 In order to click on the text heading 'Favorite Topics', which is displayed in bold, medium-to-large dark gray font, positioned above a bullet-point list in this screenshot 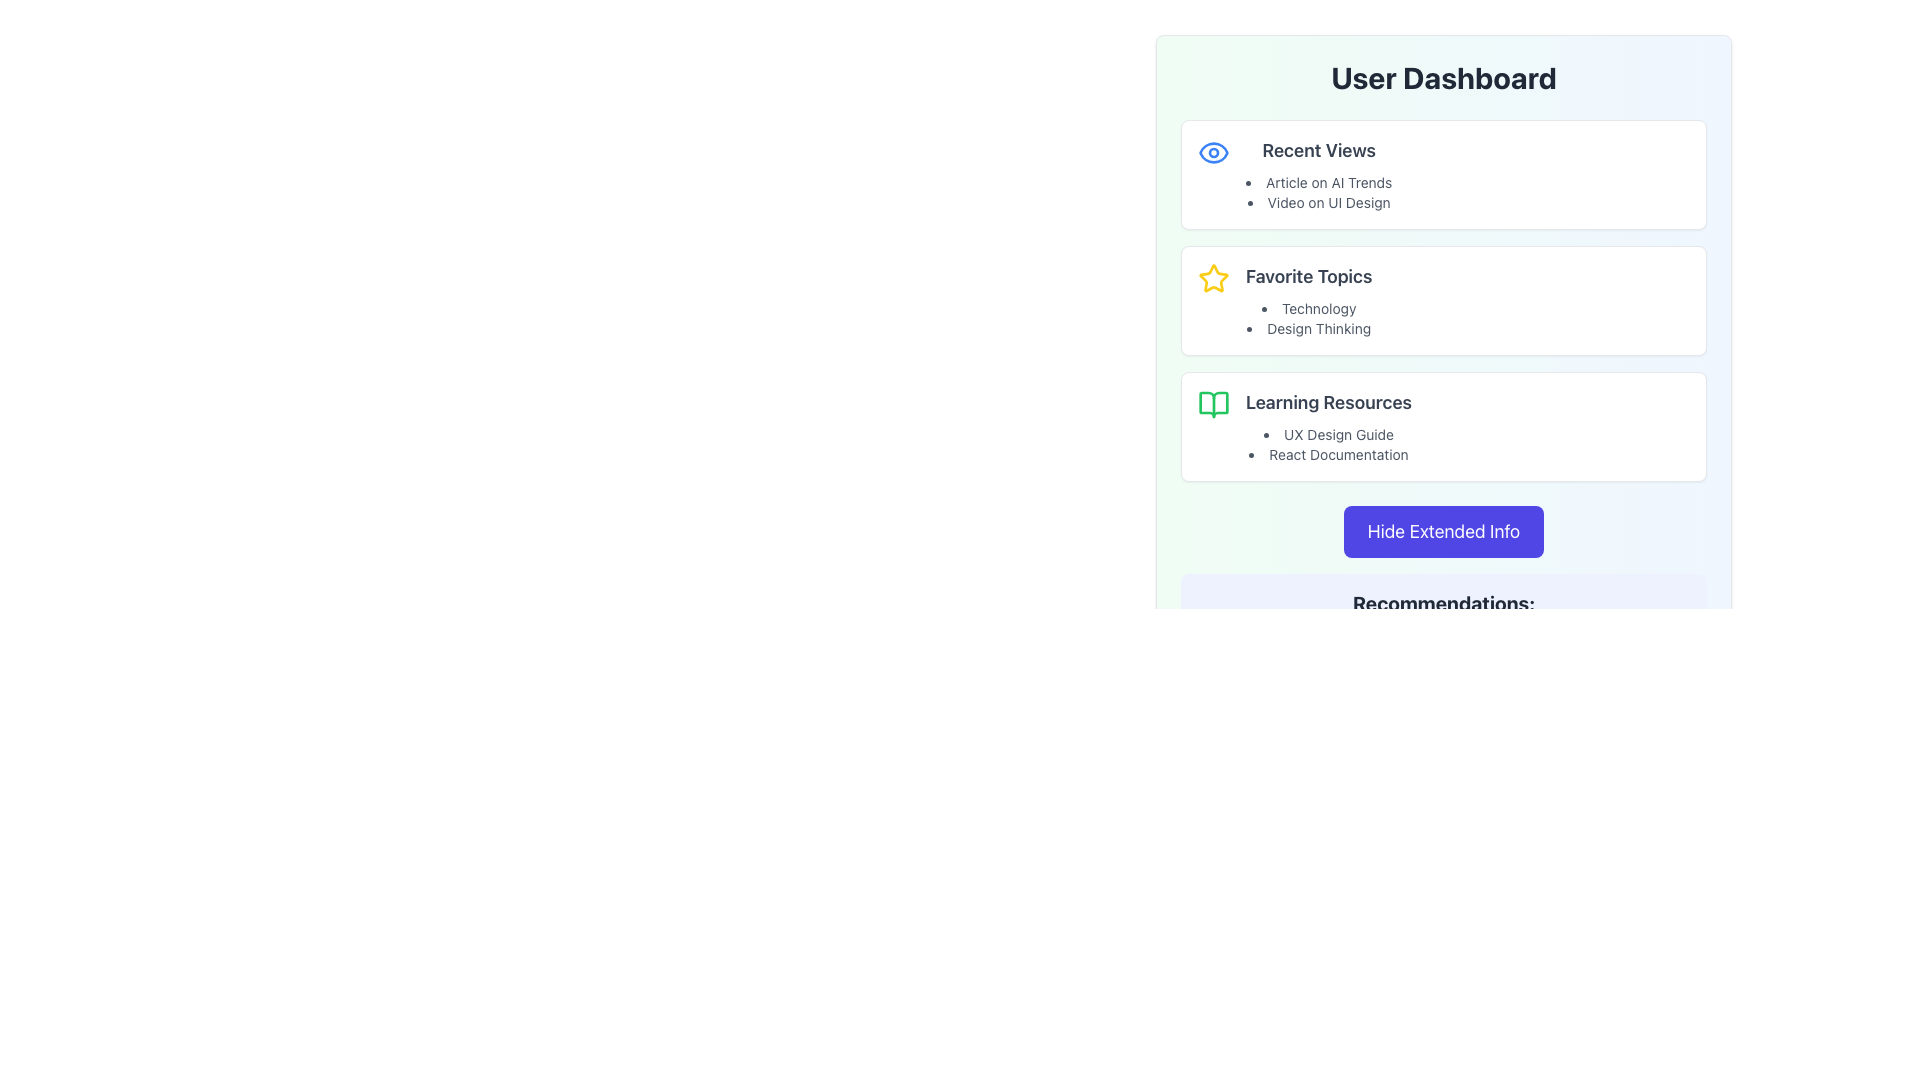, I will do `click(1309, 277)`.